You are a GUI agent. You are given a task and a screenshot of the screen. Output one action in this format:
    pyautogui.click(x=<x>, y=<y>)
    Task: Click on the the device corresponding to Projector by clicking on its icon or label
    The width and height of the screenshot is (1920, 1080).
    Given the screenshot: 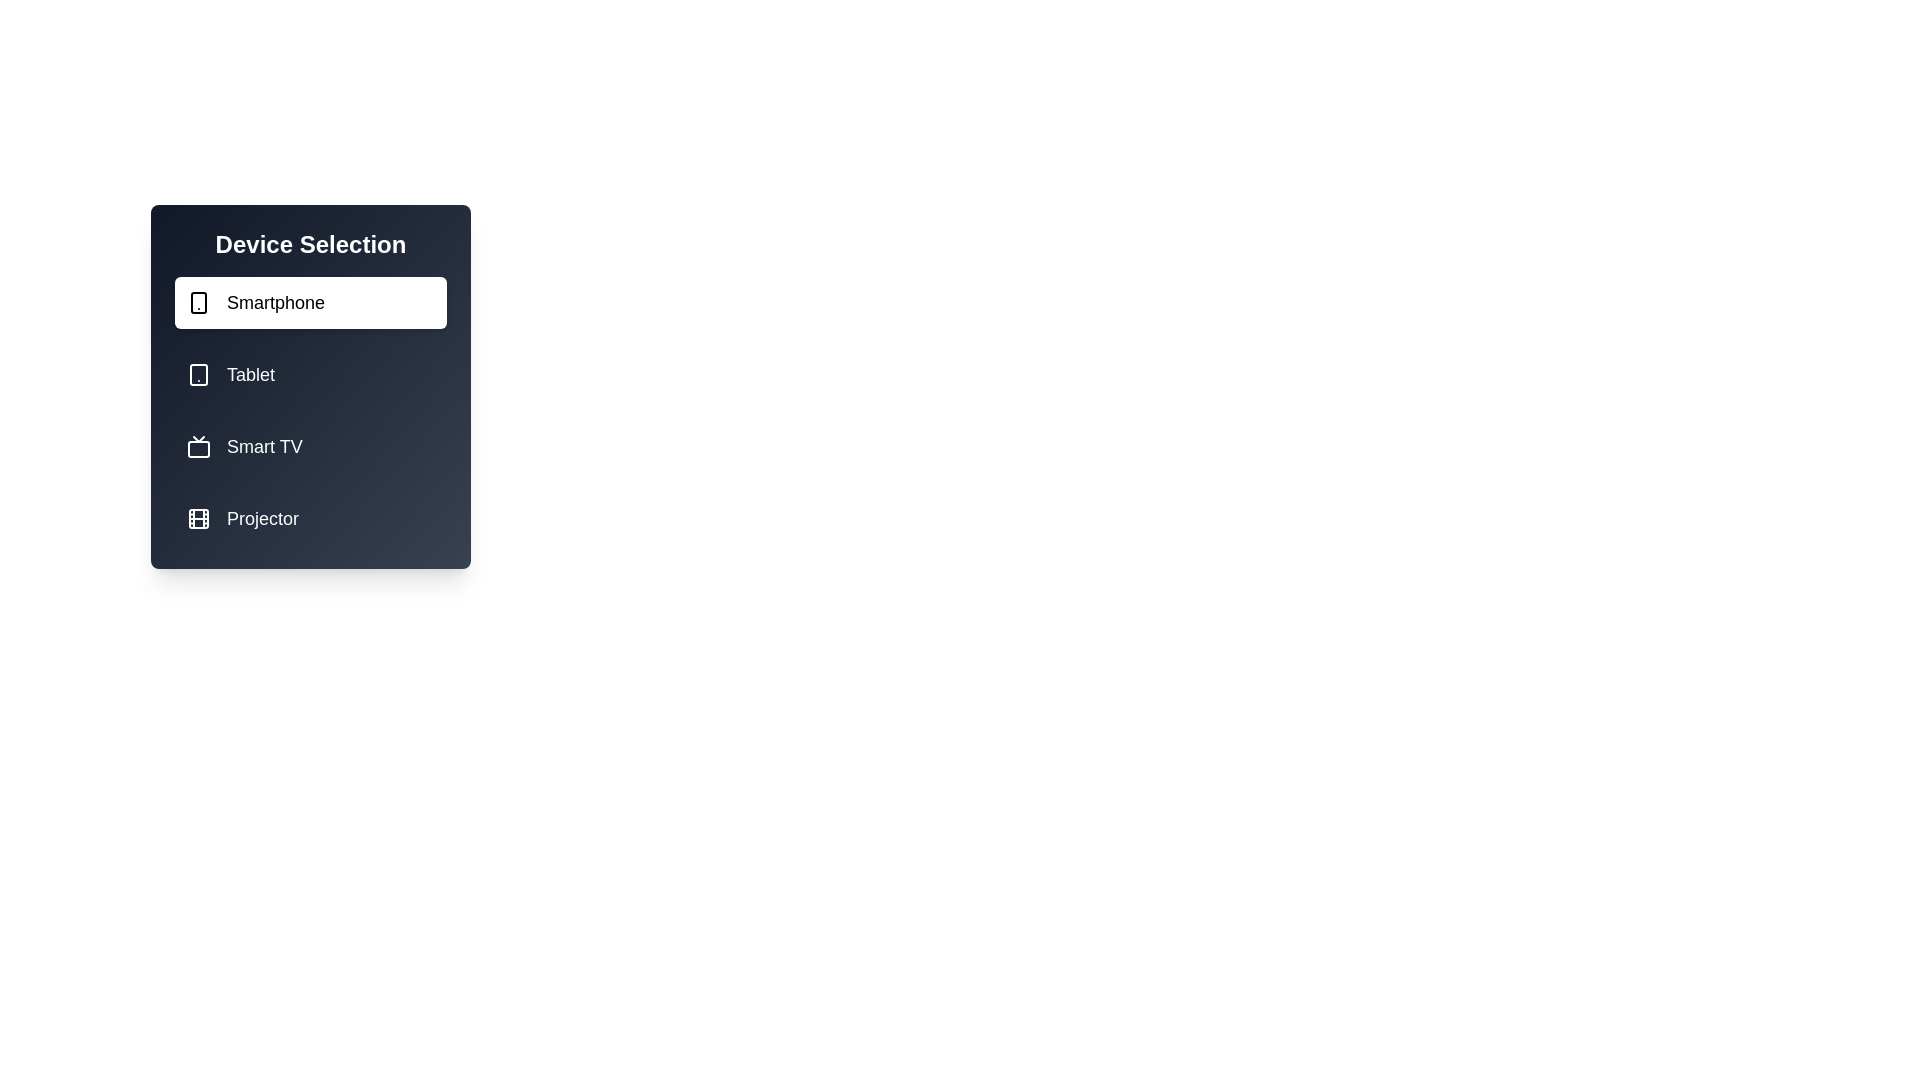 What is the action you would take?
    pyautogui.click(x=310, y=518)
    